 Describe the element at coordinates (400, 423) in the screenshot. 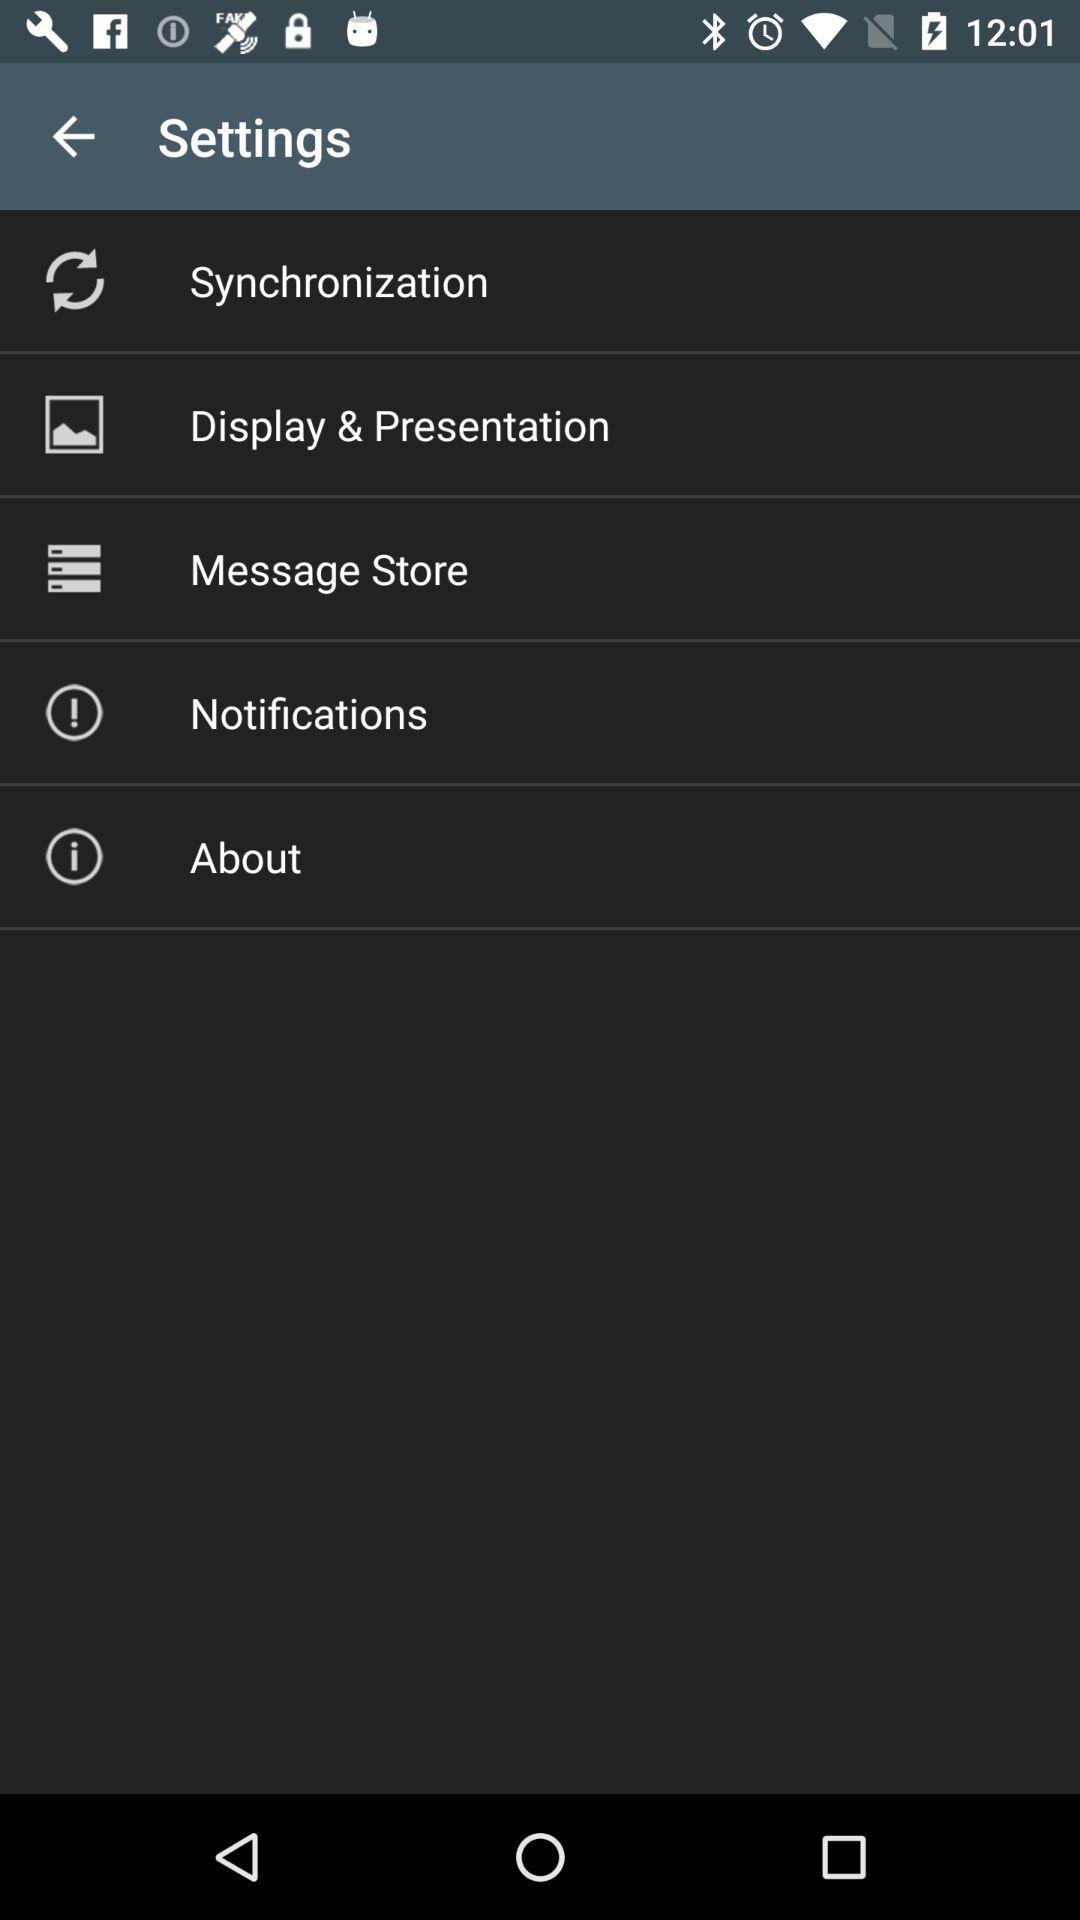

I see `item below synchronization` at that location.